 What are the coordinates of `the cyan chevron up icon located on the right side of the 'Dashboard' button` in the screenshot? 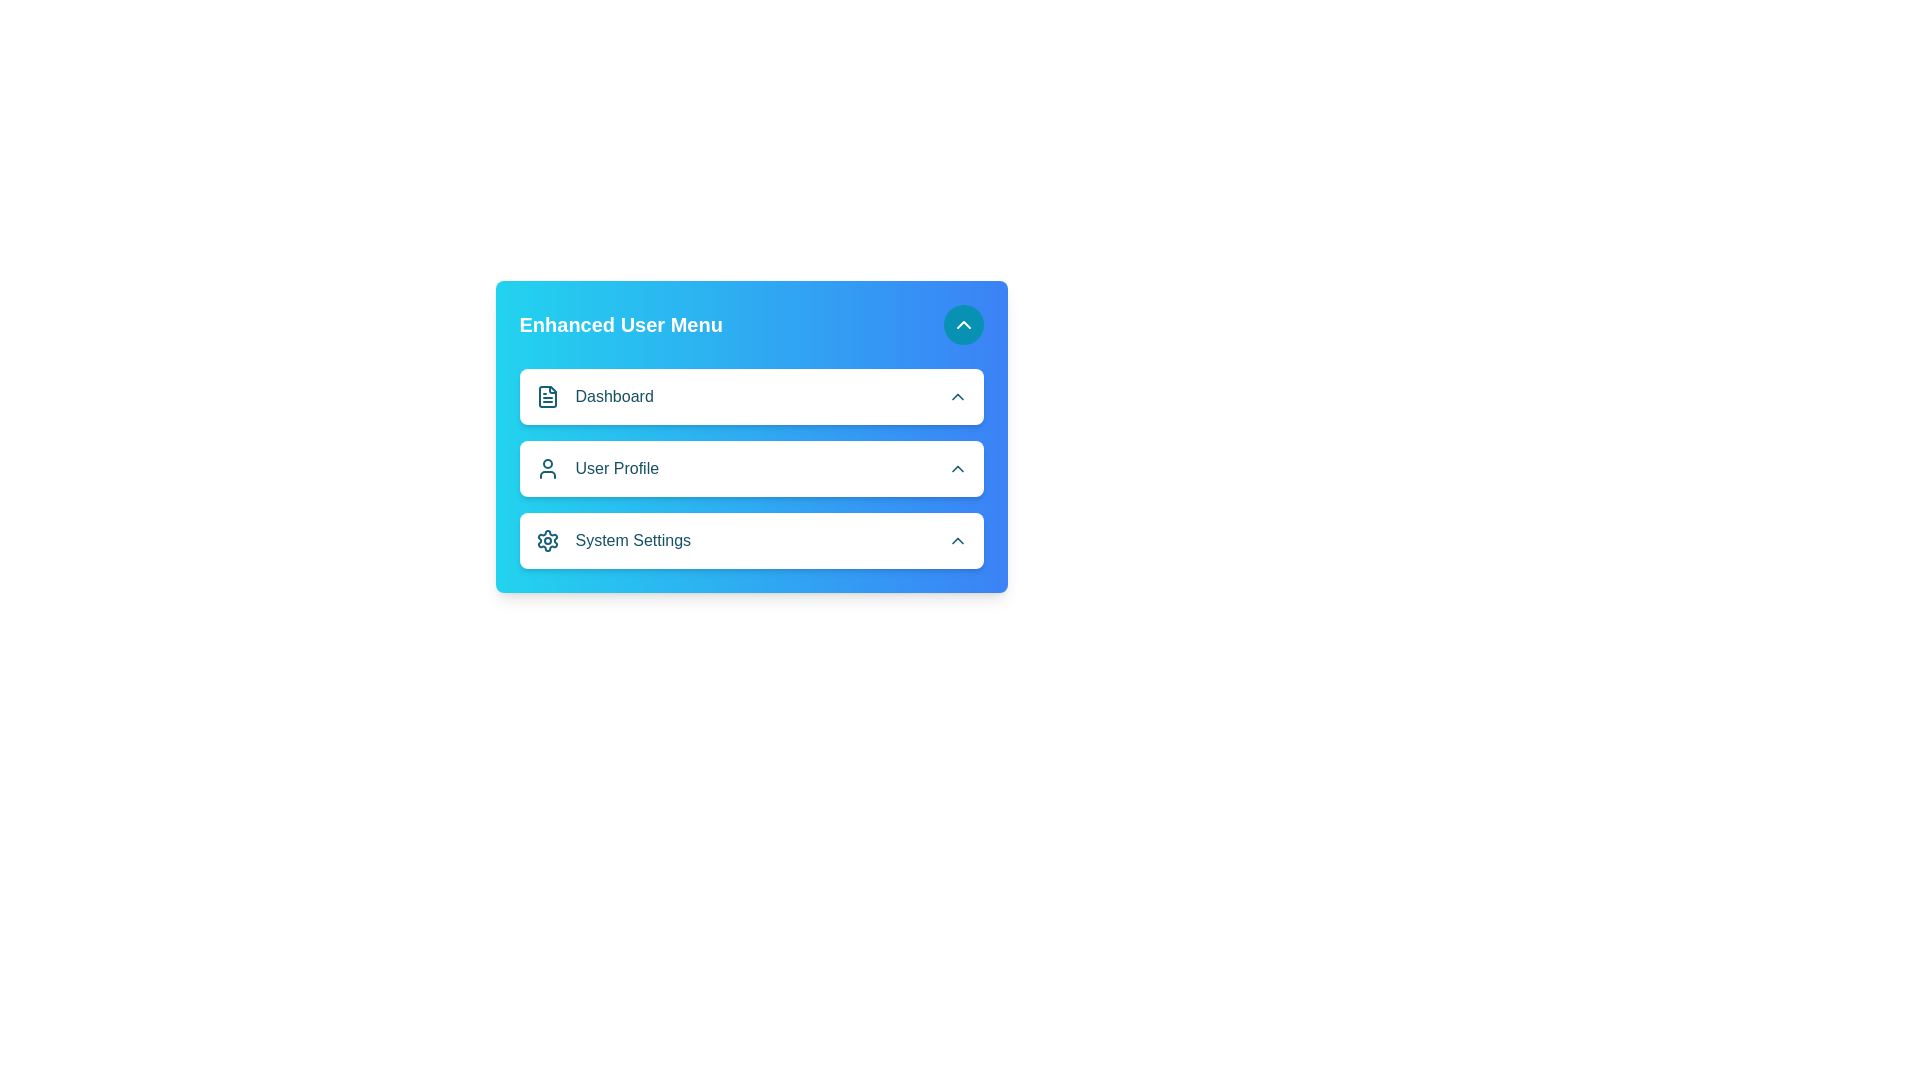 It's located at (956, 397).